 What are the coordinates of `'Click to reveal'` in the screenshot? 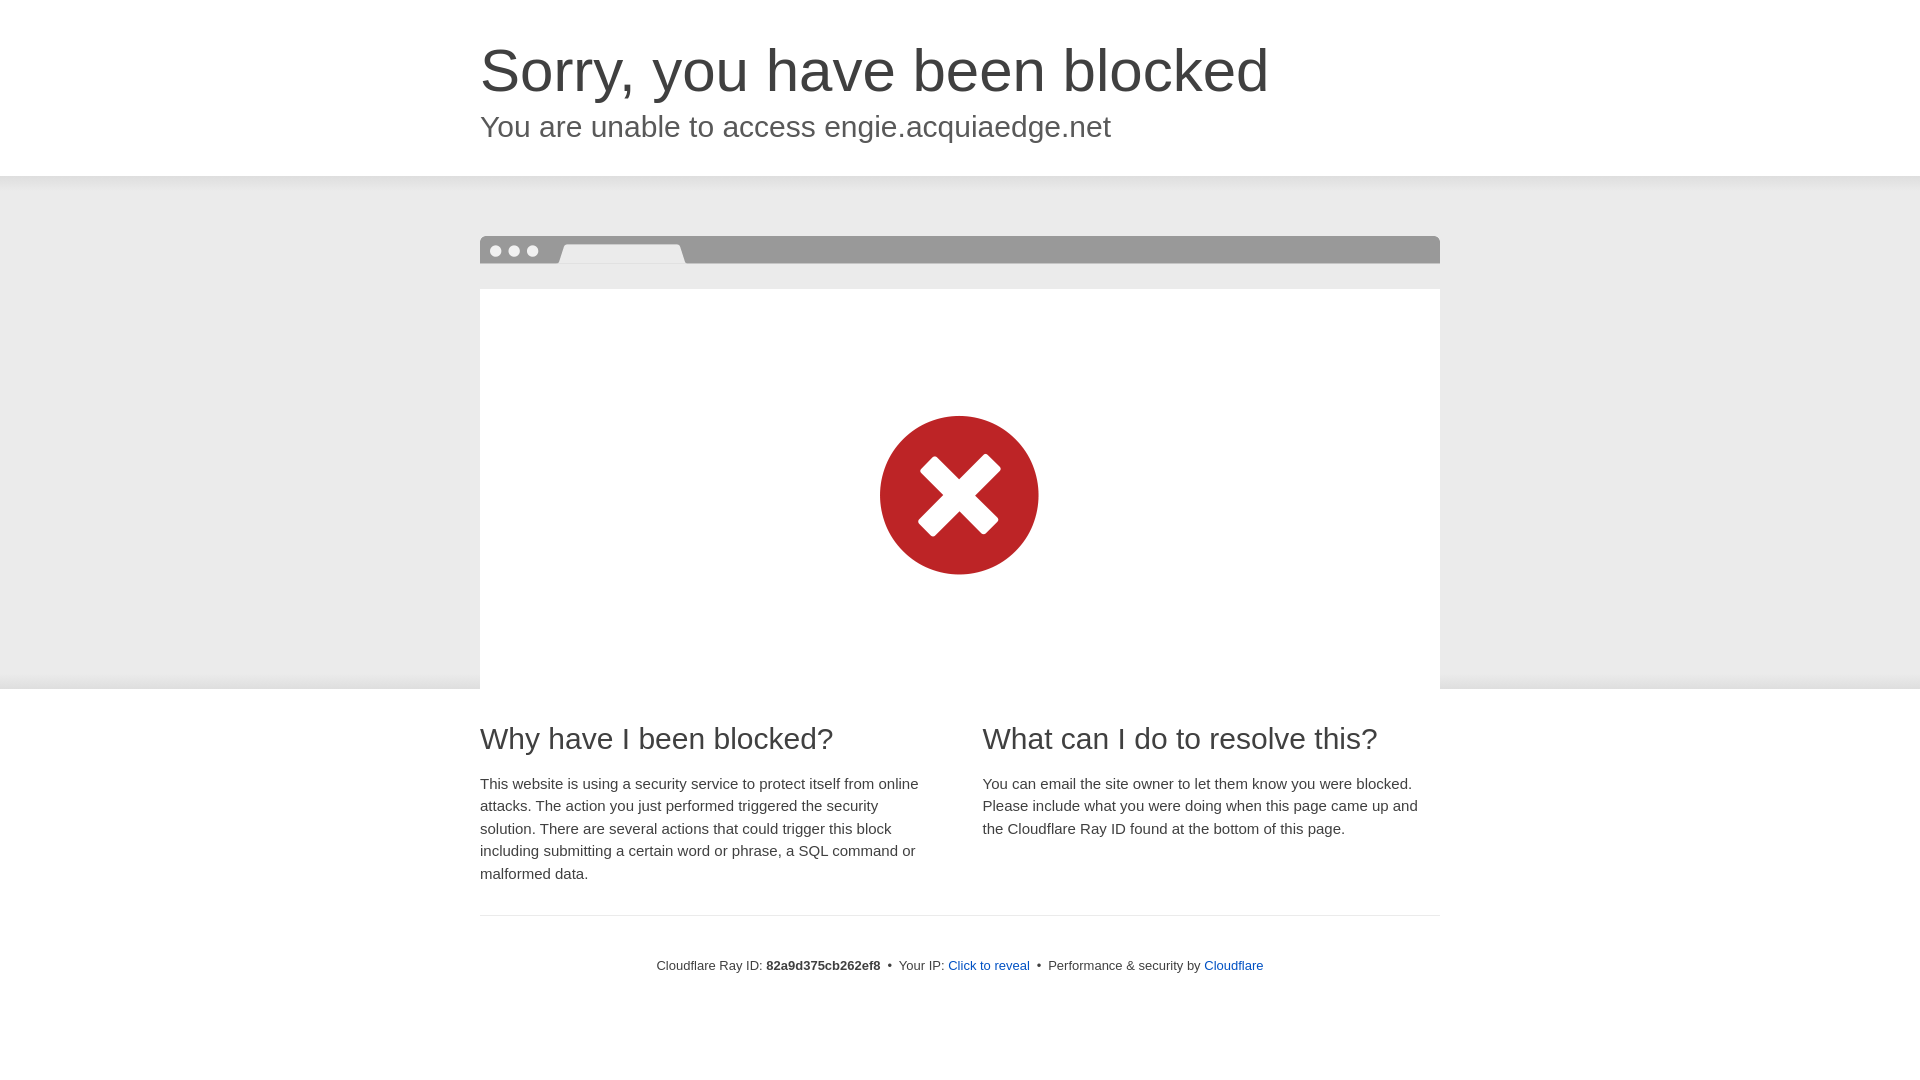 It's located at (988, 964).